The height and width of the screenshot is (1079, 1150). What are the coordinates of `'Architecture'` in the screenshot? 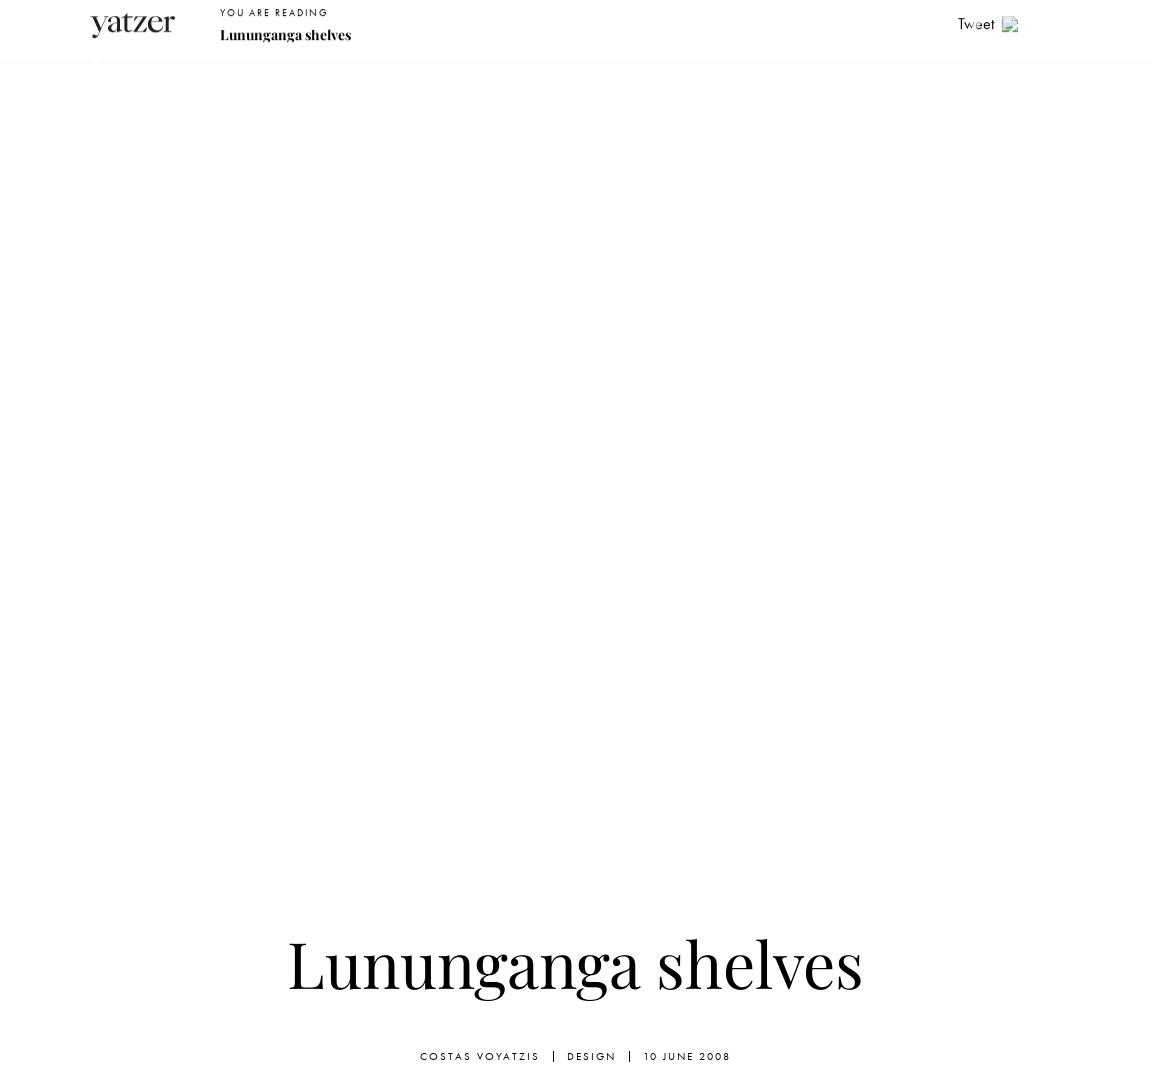 It's located at (409, 73).